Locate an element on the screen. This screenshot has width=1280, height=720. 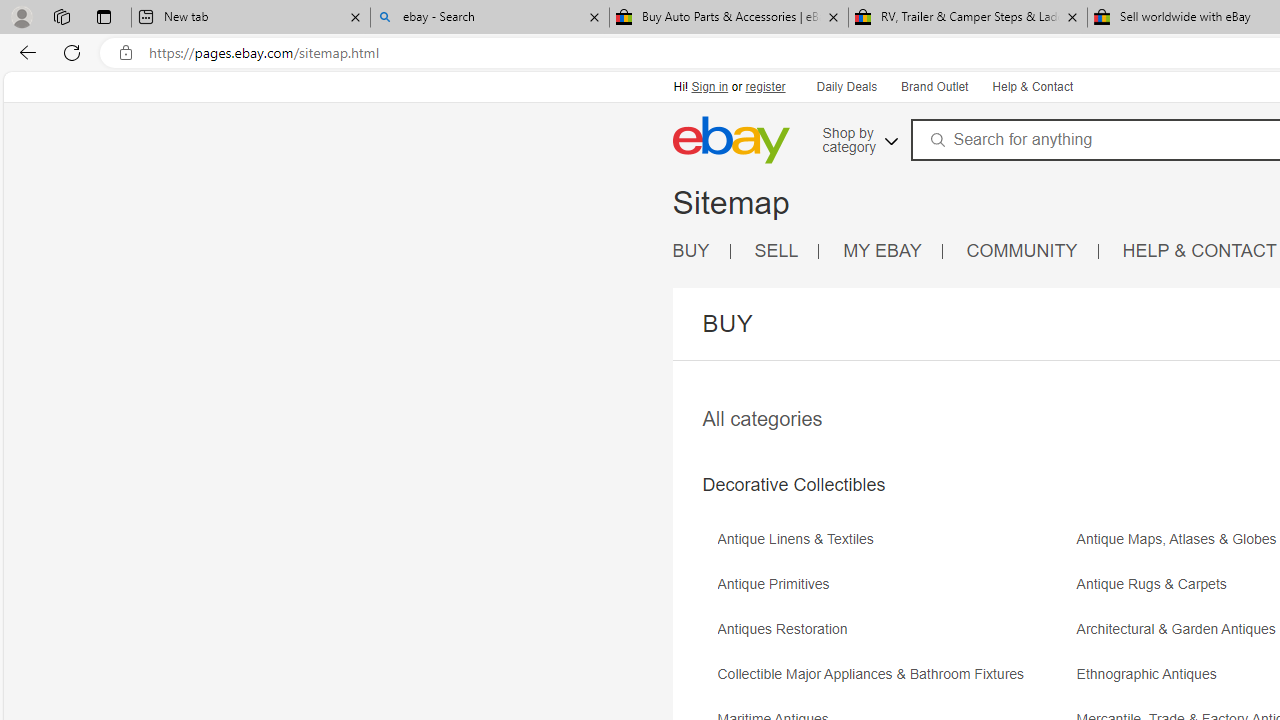
'Workspaces' is located at coordinates (61, 16).